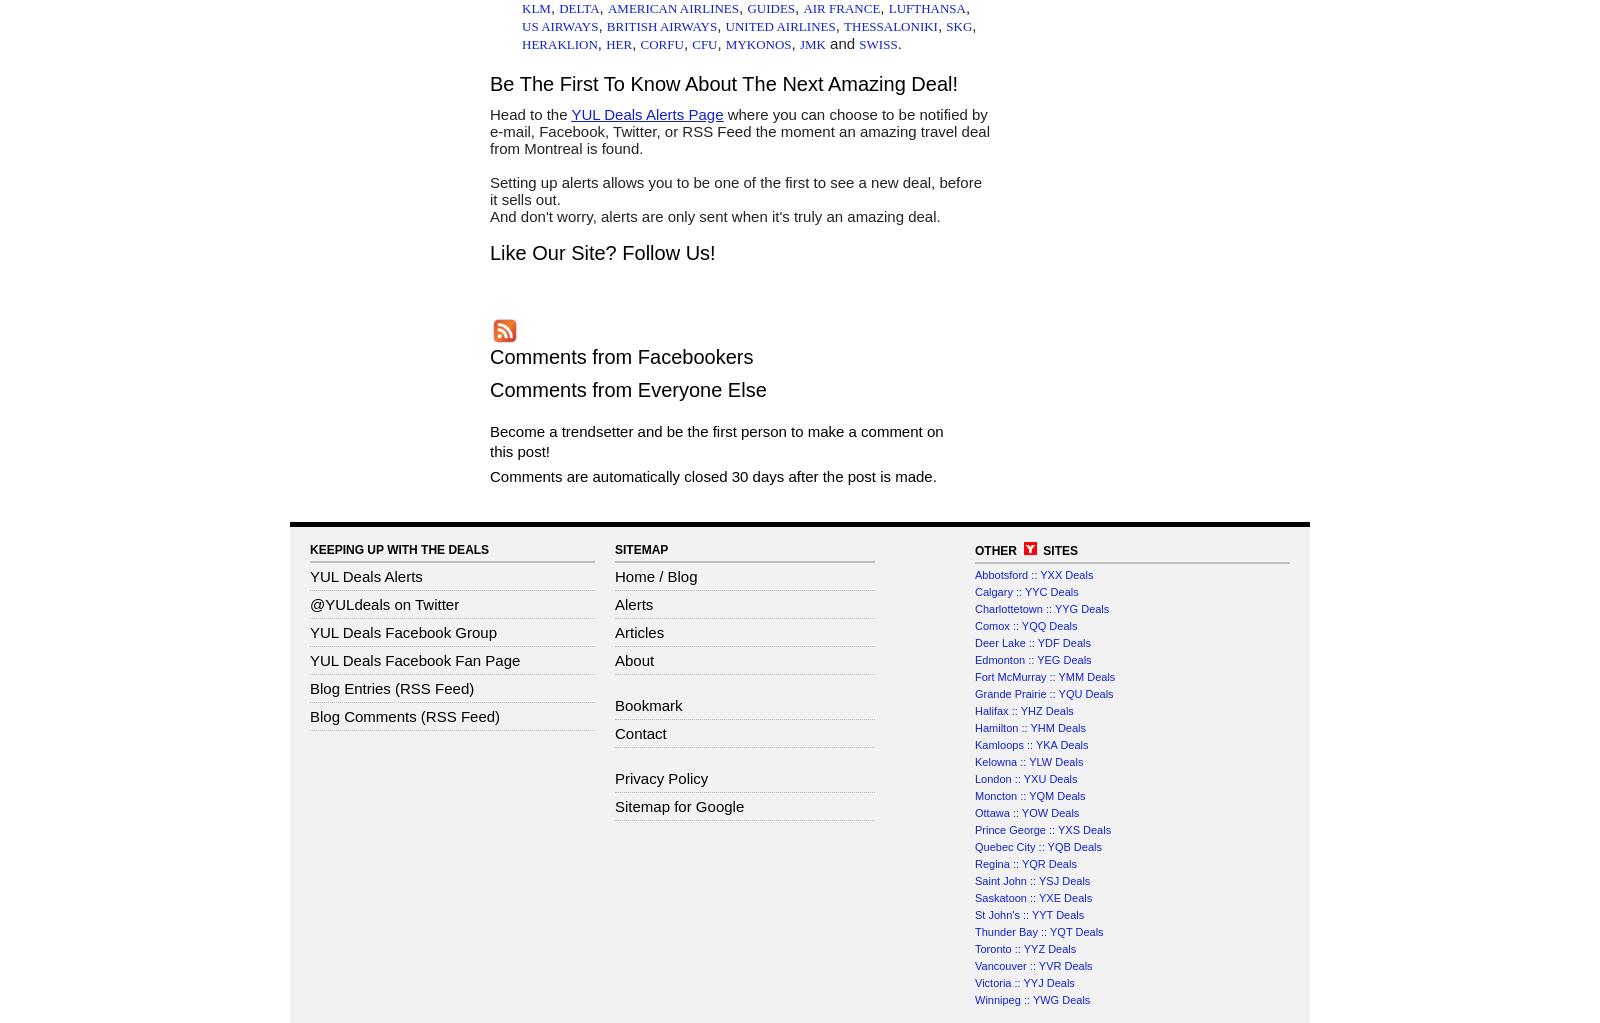 The height and width of the screenshot is (1023, 1600). Describe the element at coordinates (403, 715) in the screenshot. I see `'Blog Comments (RSS Feed)'` at that location.